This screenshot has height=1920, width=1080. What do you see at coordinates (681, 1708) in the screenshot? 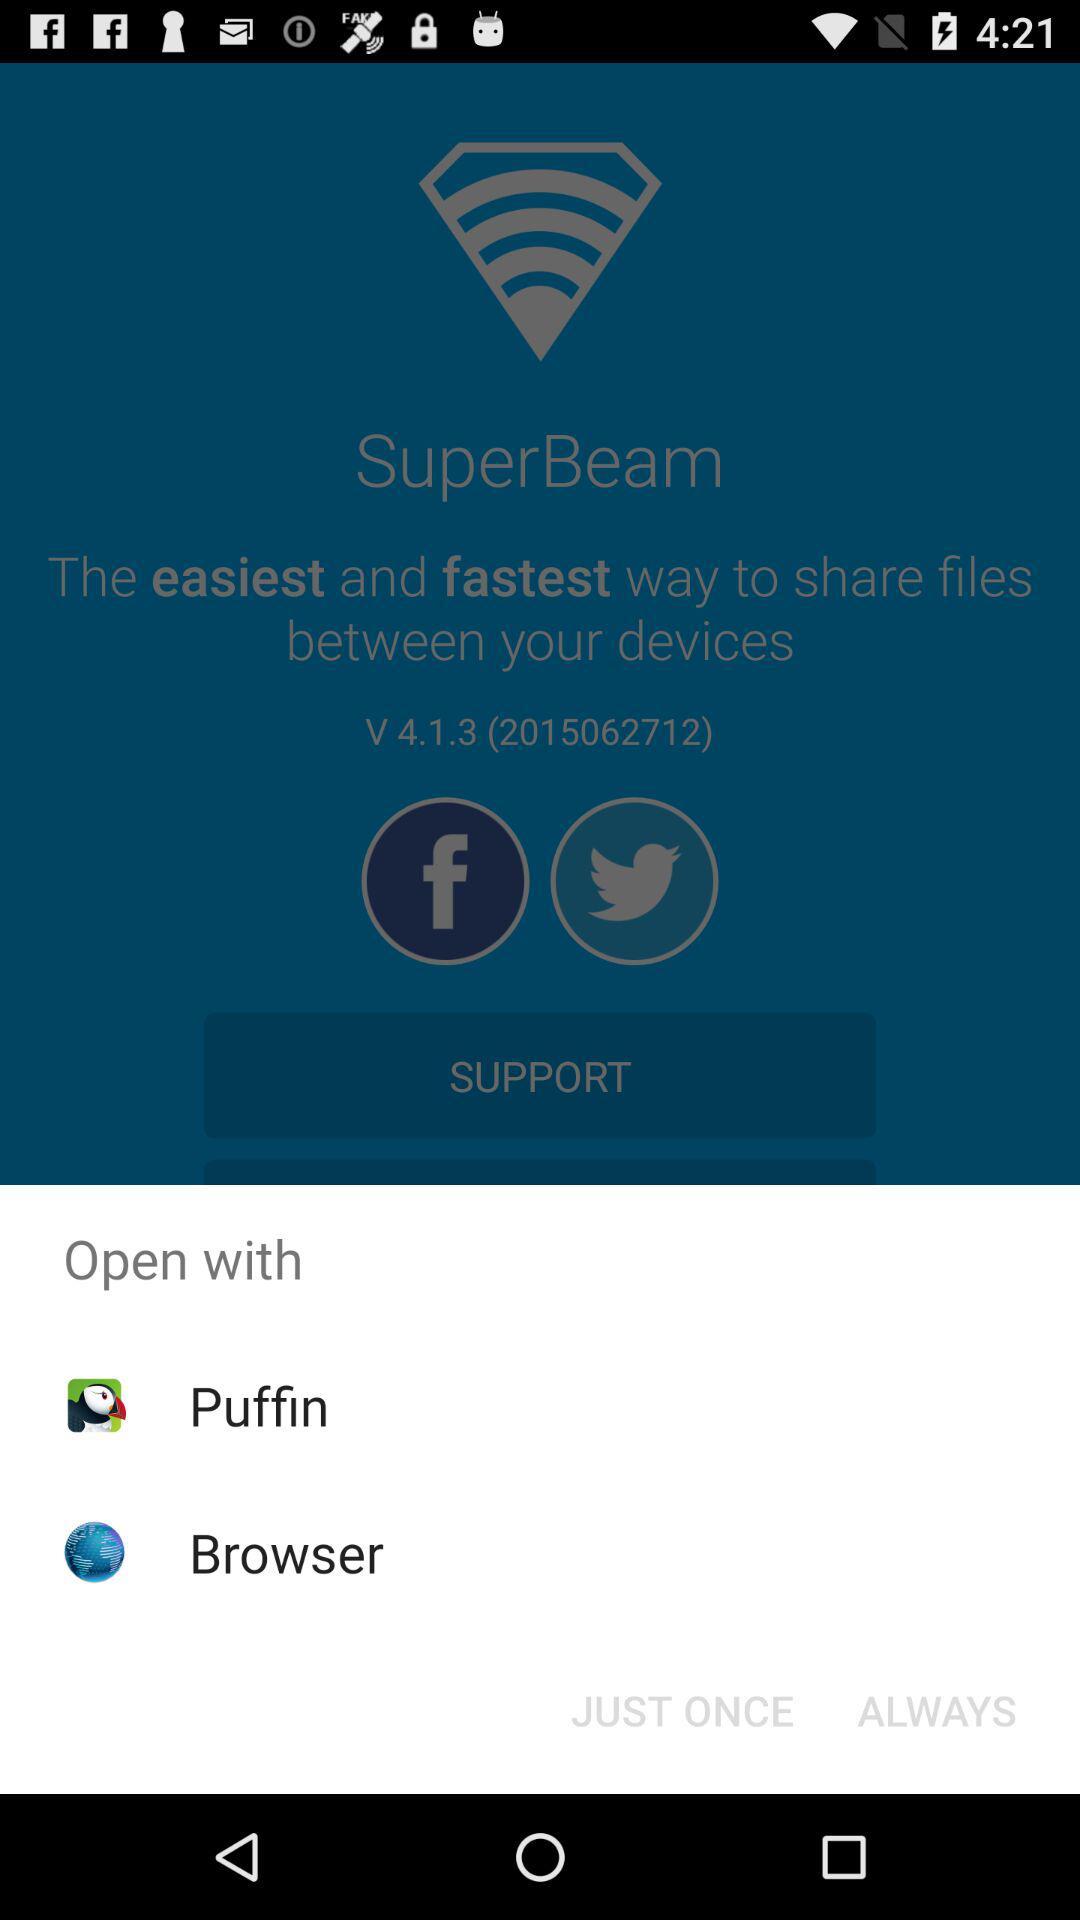
I see `the just once icon` at bounding box center [681, 1708].